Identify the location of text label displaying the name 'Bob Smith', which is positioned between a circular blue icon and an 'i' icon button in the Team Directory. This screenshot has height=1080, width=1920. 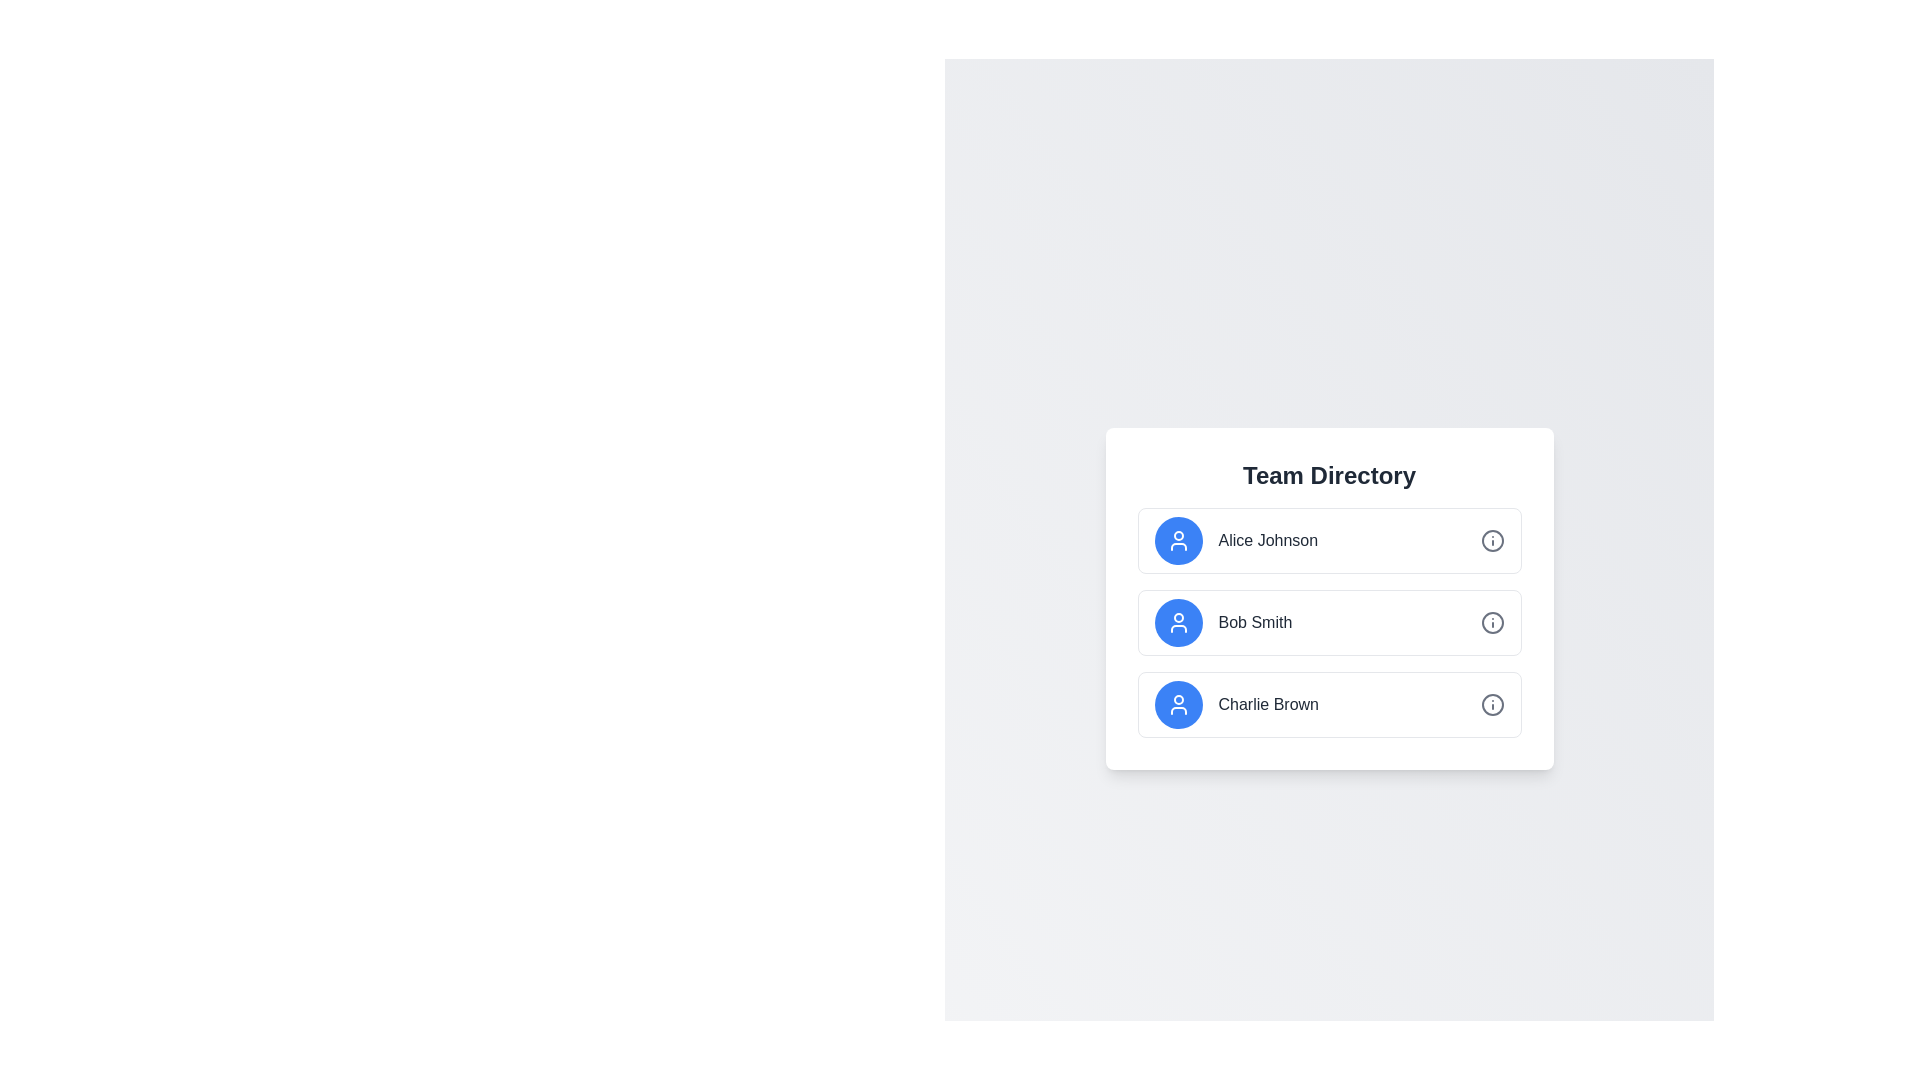
(1254, 622).